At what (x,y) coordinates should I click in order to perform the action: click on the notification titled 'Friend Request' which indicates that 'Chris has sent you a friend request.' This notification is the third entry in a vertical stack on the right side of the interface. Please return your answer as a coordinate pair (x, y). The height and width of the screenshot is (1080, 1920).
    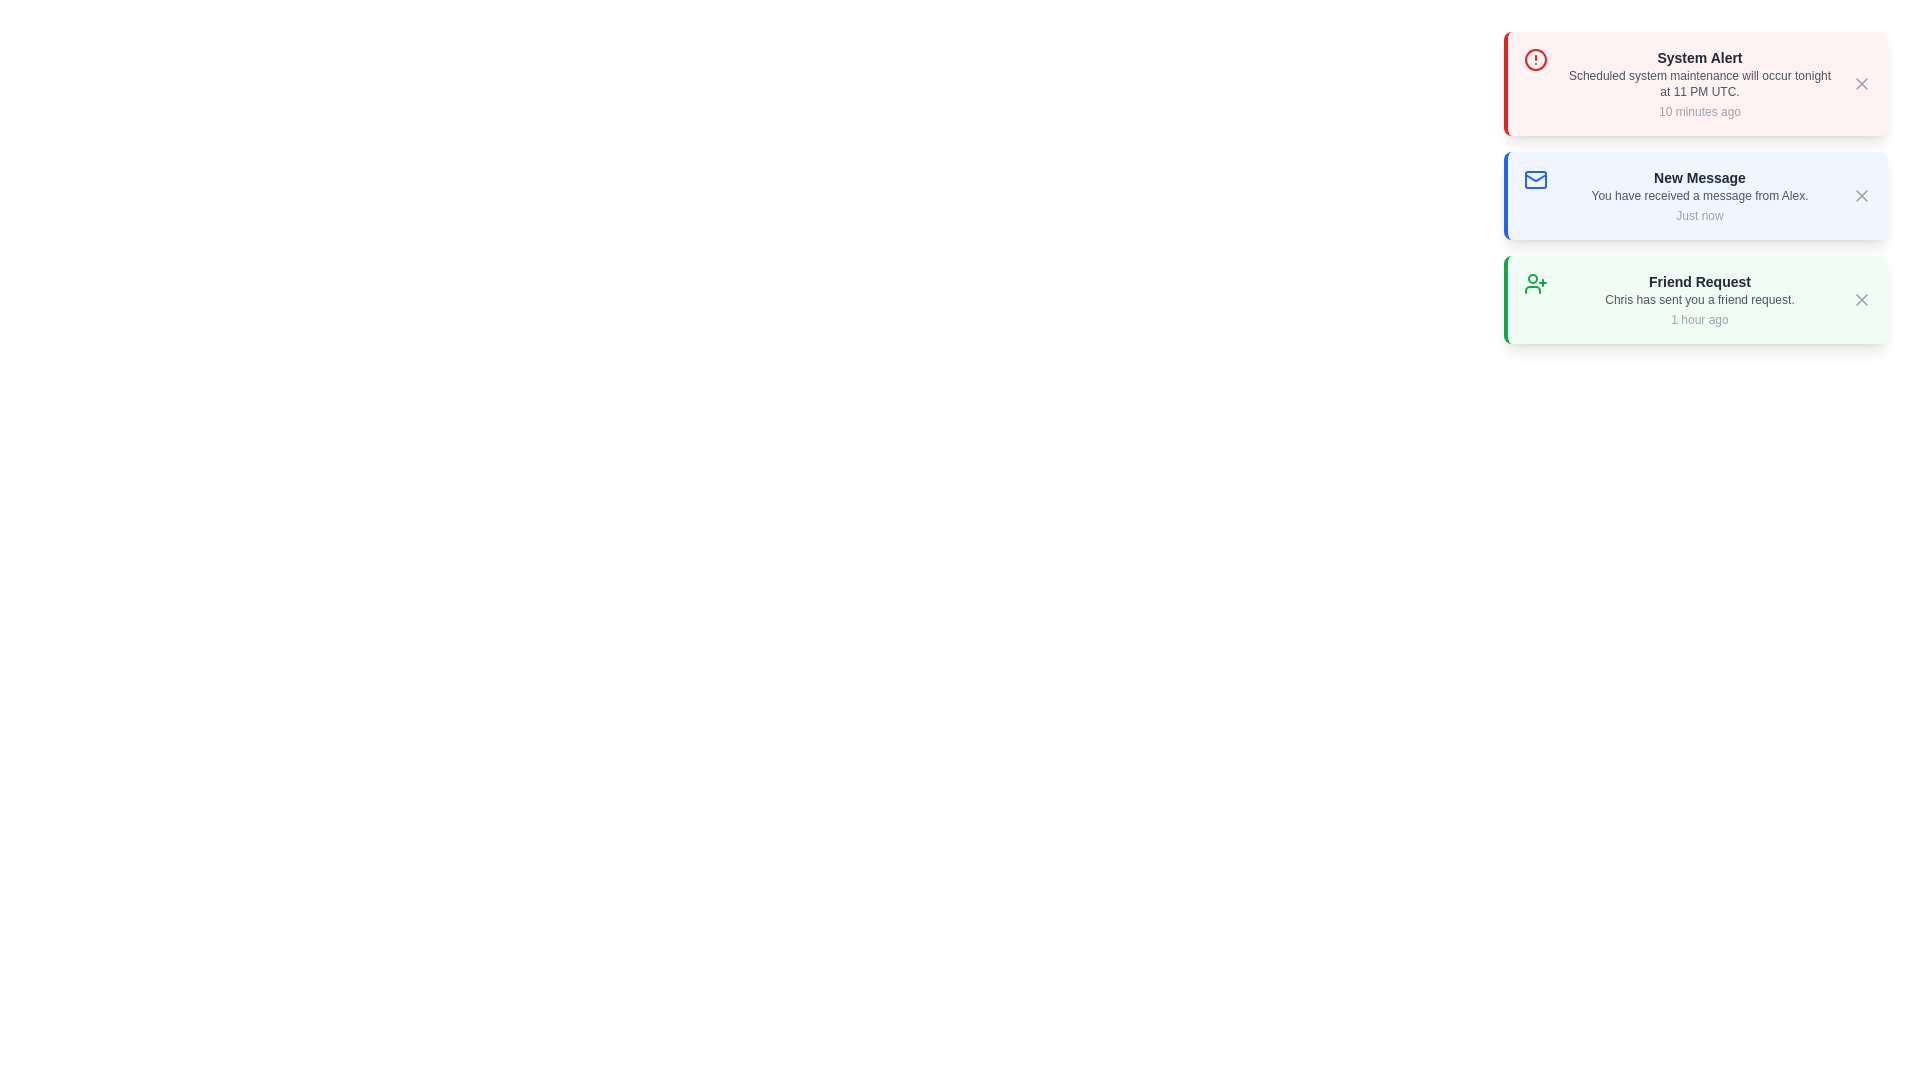
    Looking at the image, I should click on (1698, 300).